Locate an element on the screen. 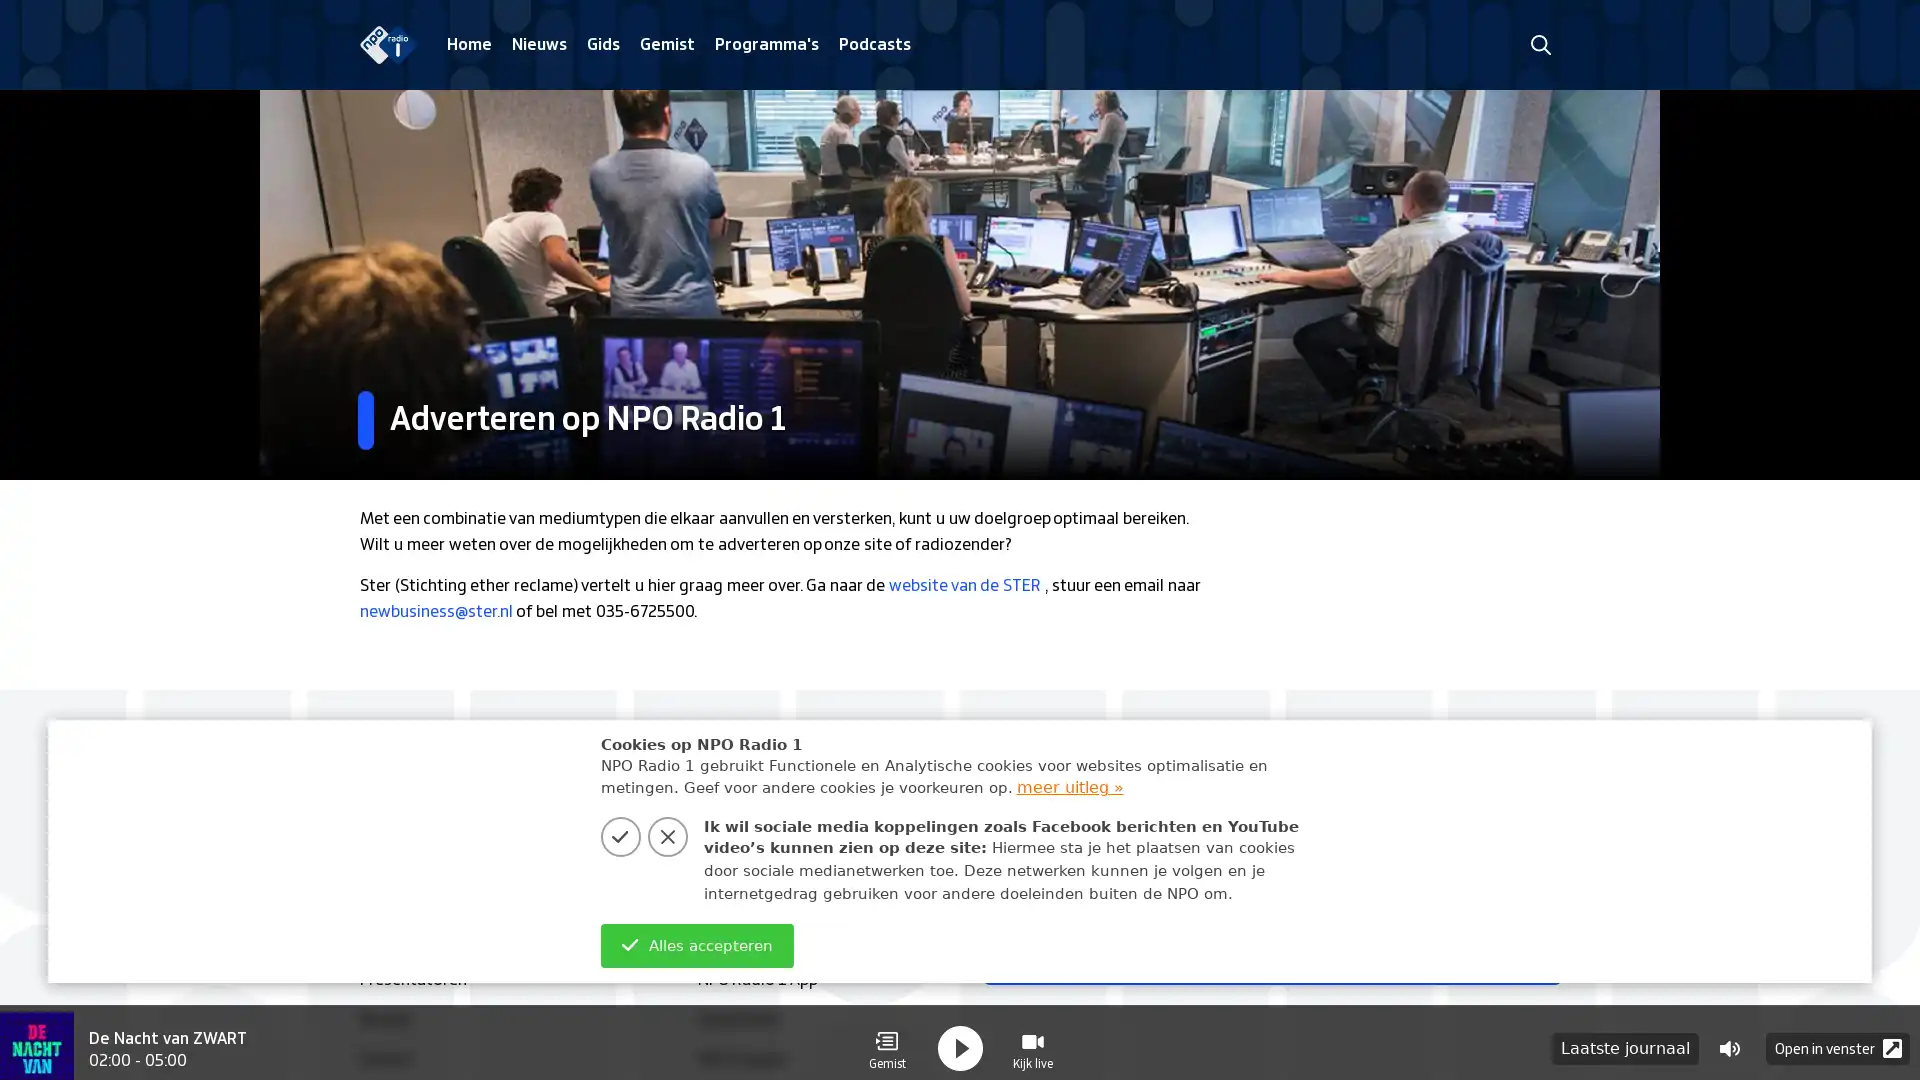 The height and width of the screenshot is (1080, 1920). Gemist Gemist is located at coordinates (886, 1036).